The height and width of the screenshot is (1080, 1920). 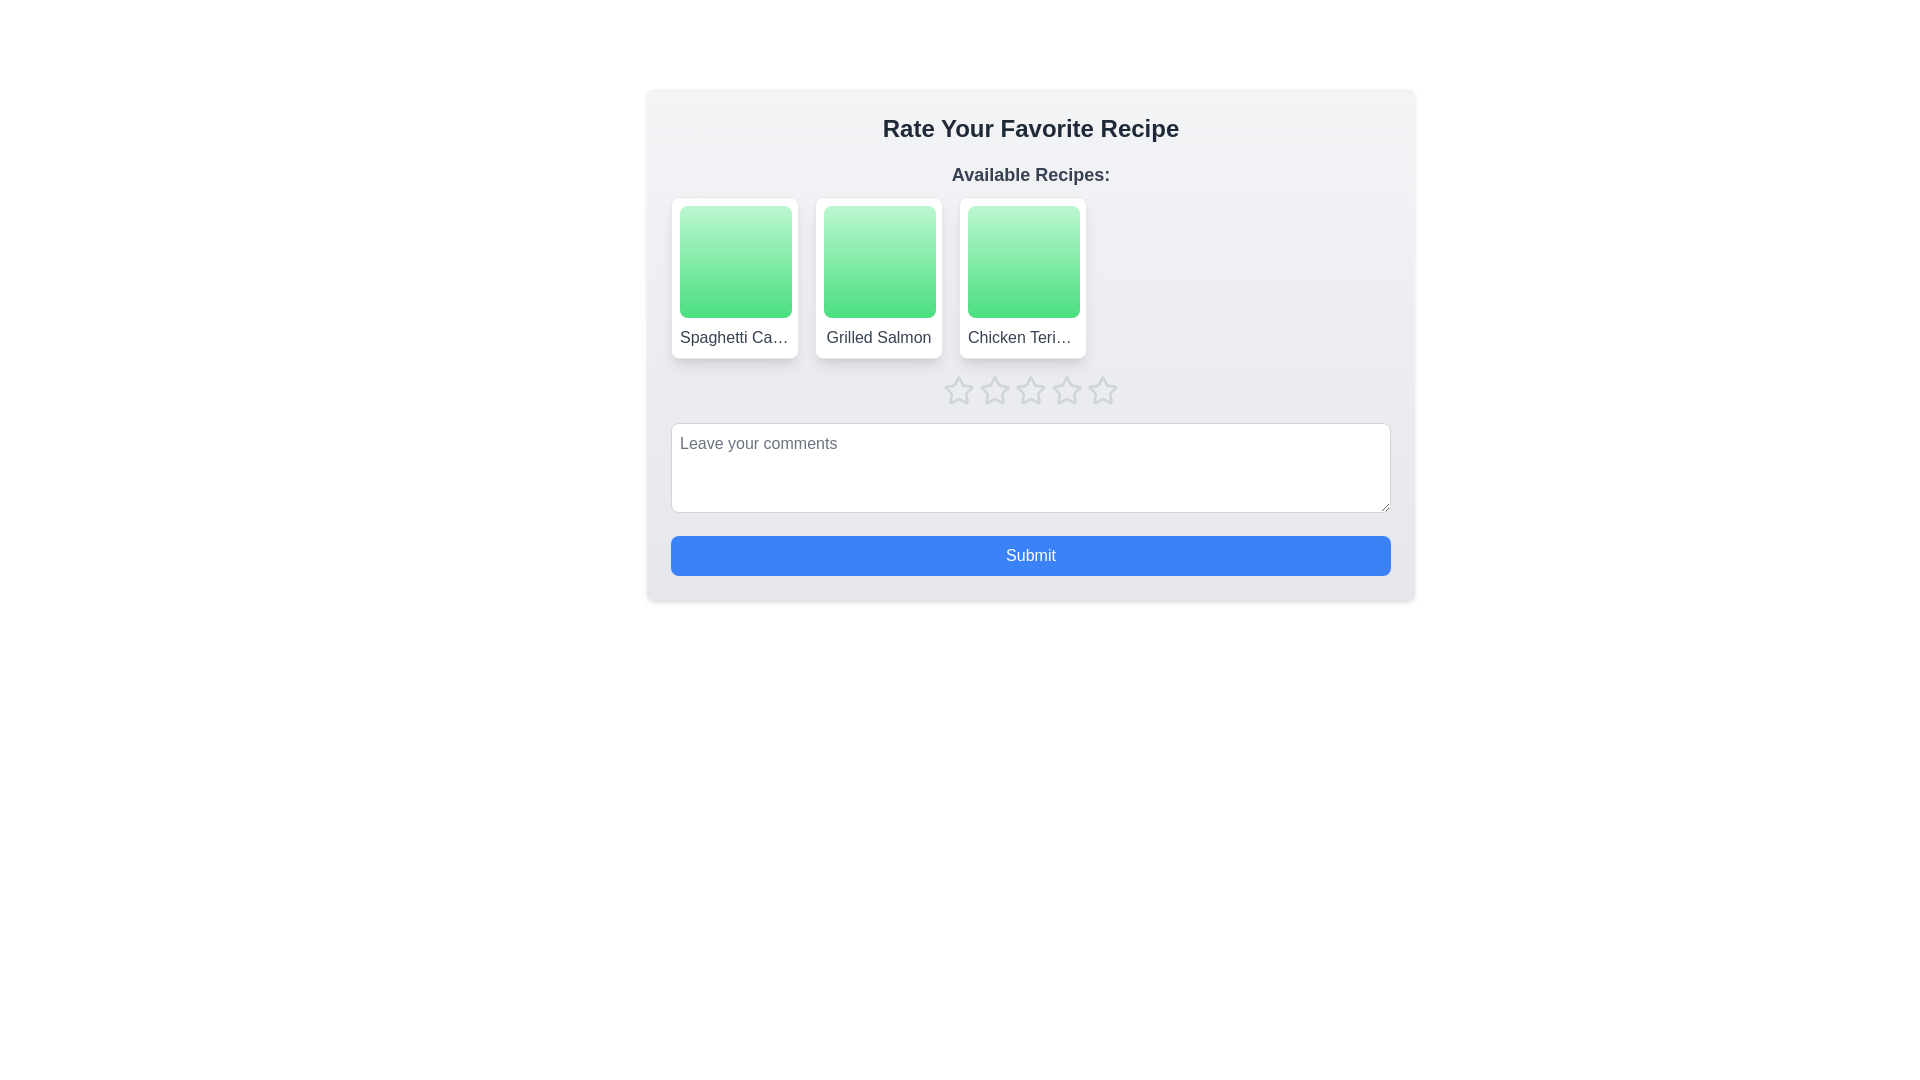 I want to click on text label 'Spaghetti Carbonara' located inside the first bordered, rounded white card in the 'Available Recipes' section below the green gradient square, so click(x=733, y=337).